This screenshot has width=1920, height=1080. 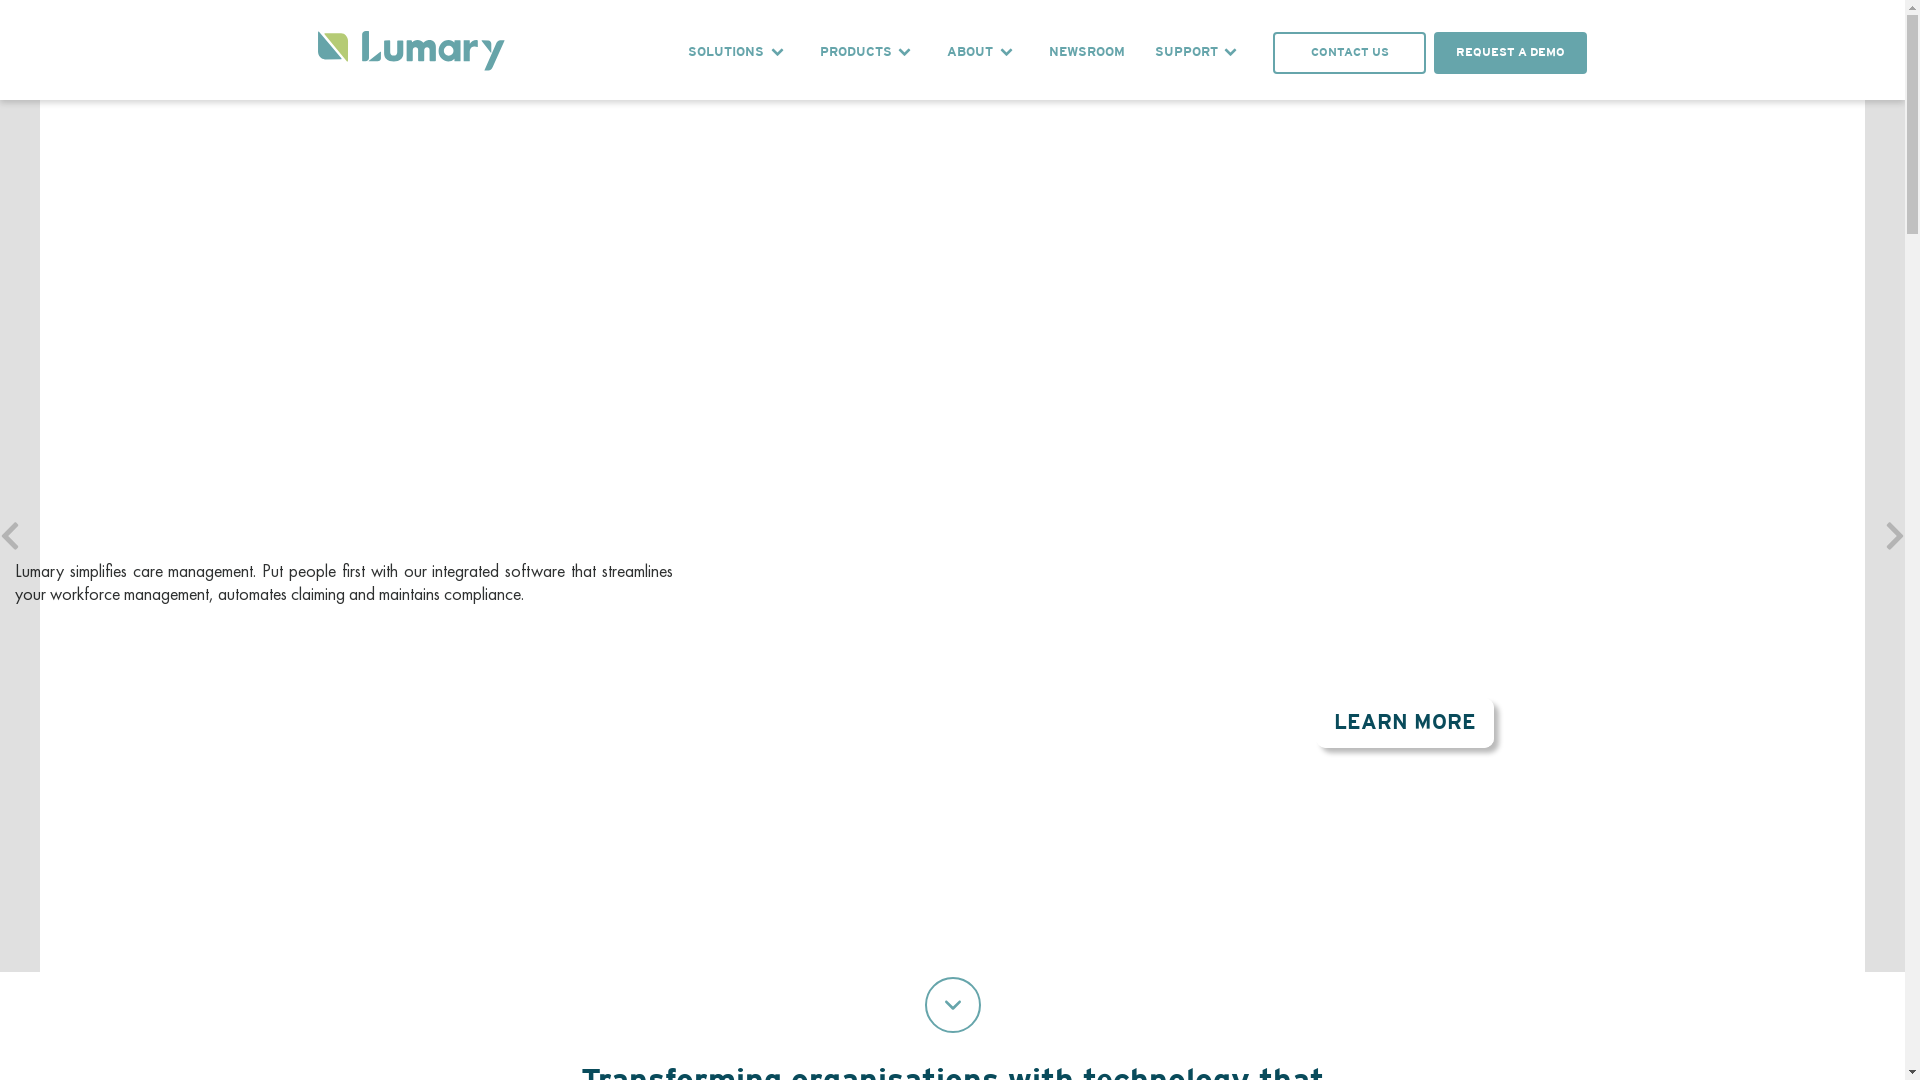 I want to click on 'CONTACT US', so click(x=1349, y=52).